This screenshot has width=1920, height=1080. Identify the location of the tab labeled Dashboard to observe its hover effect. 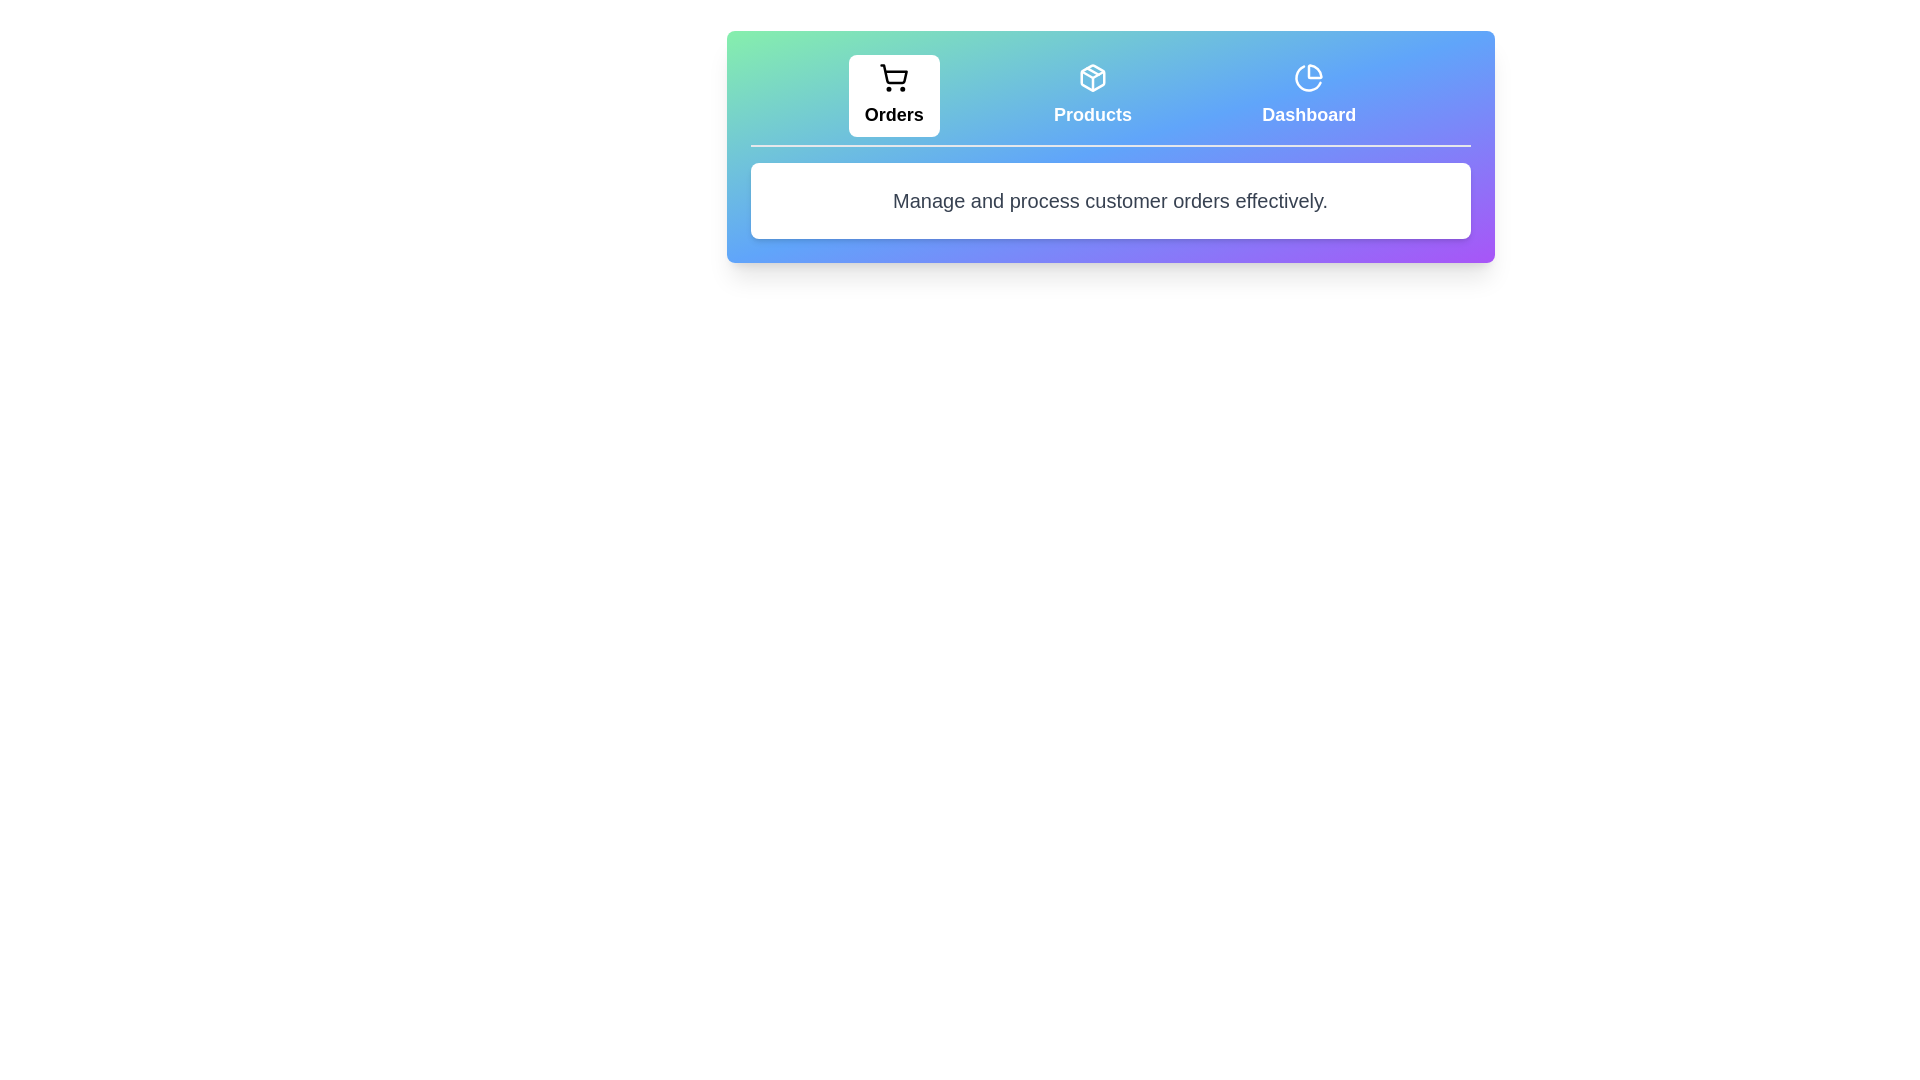
(1309, 96).